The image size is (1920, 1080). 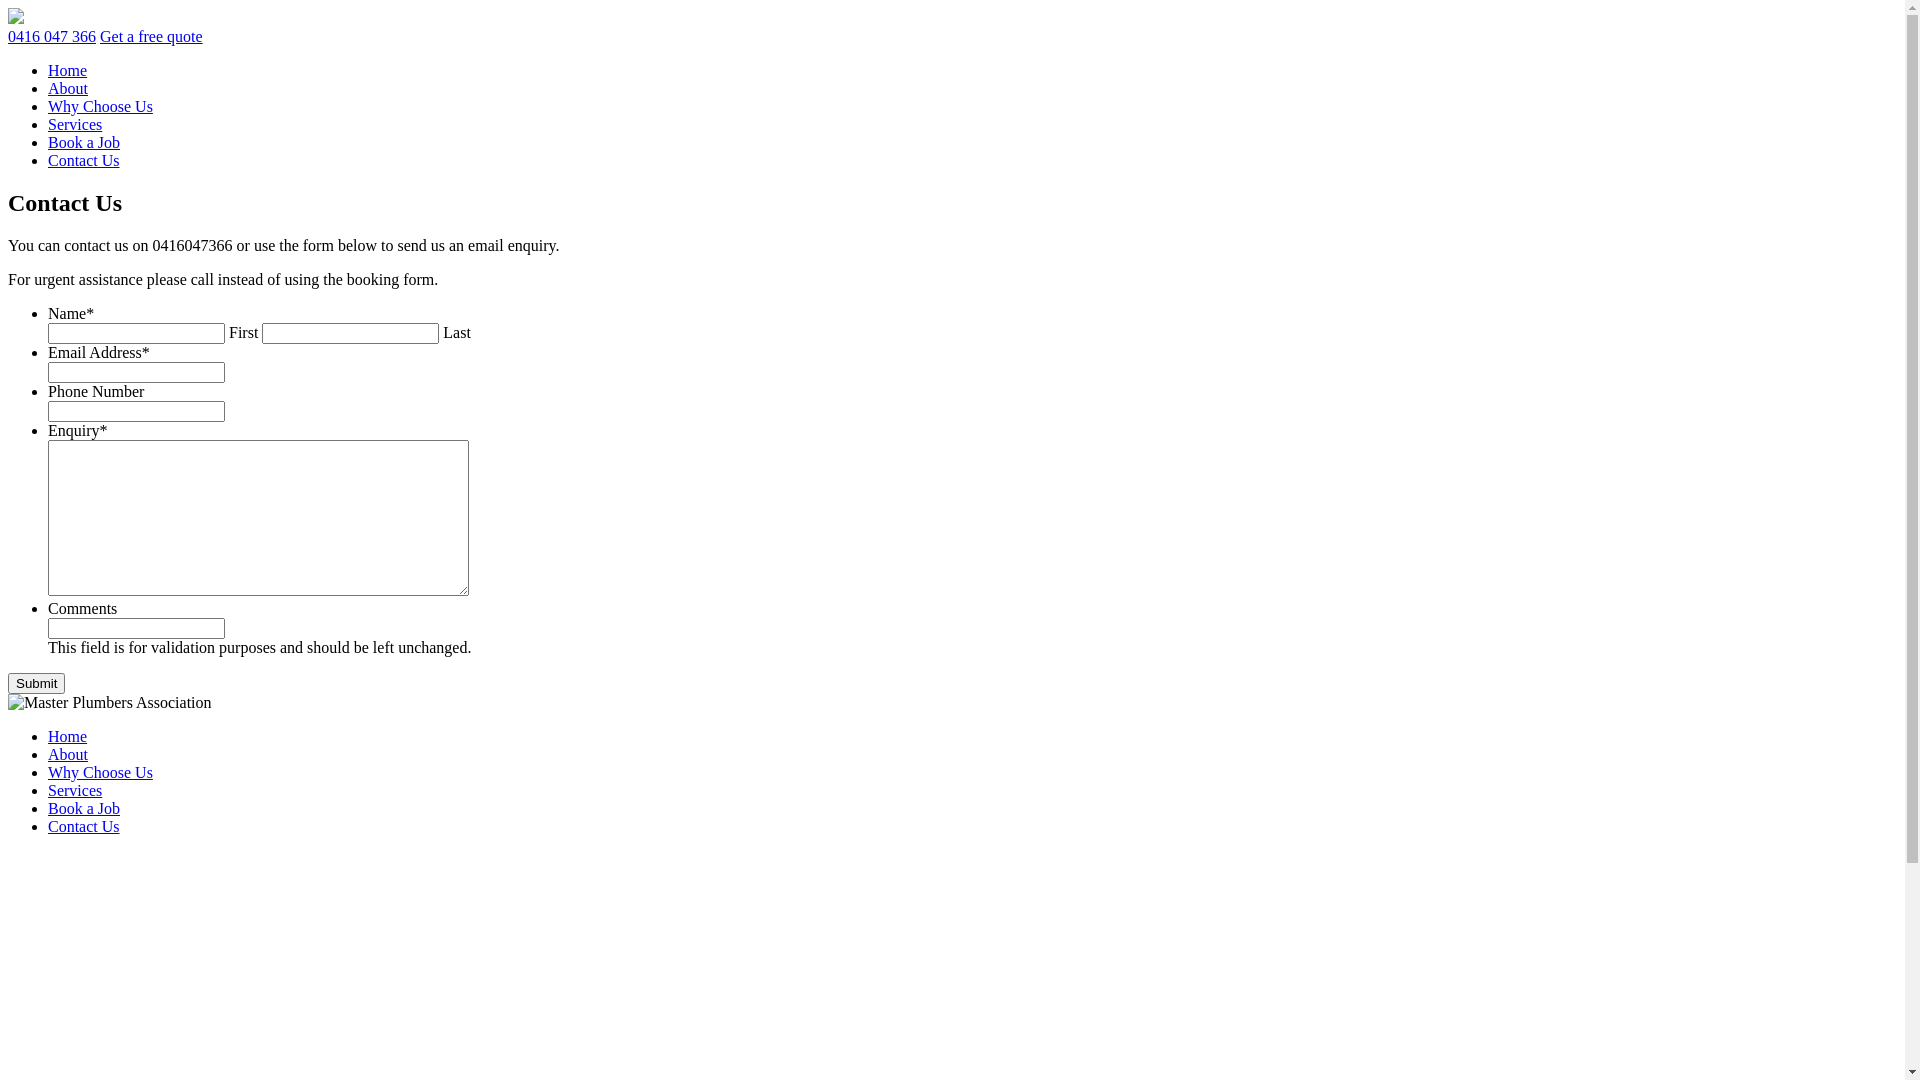 I want to click on '0416 047 366', so click(x=52, y=36).